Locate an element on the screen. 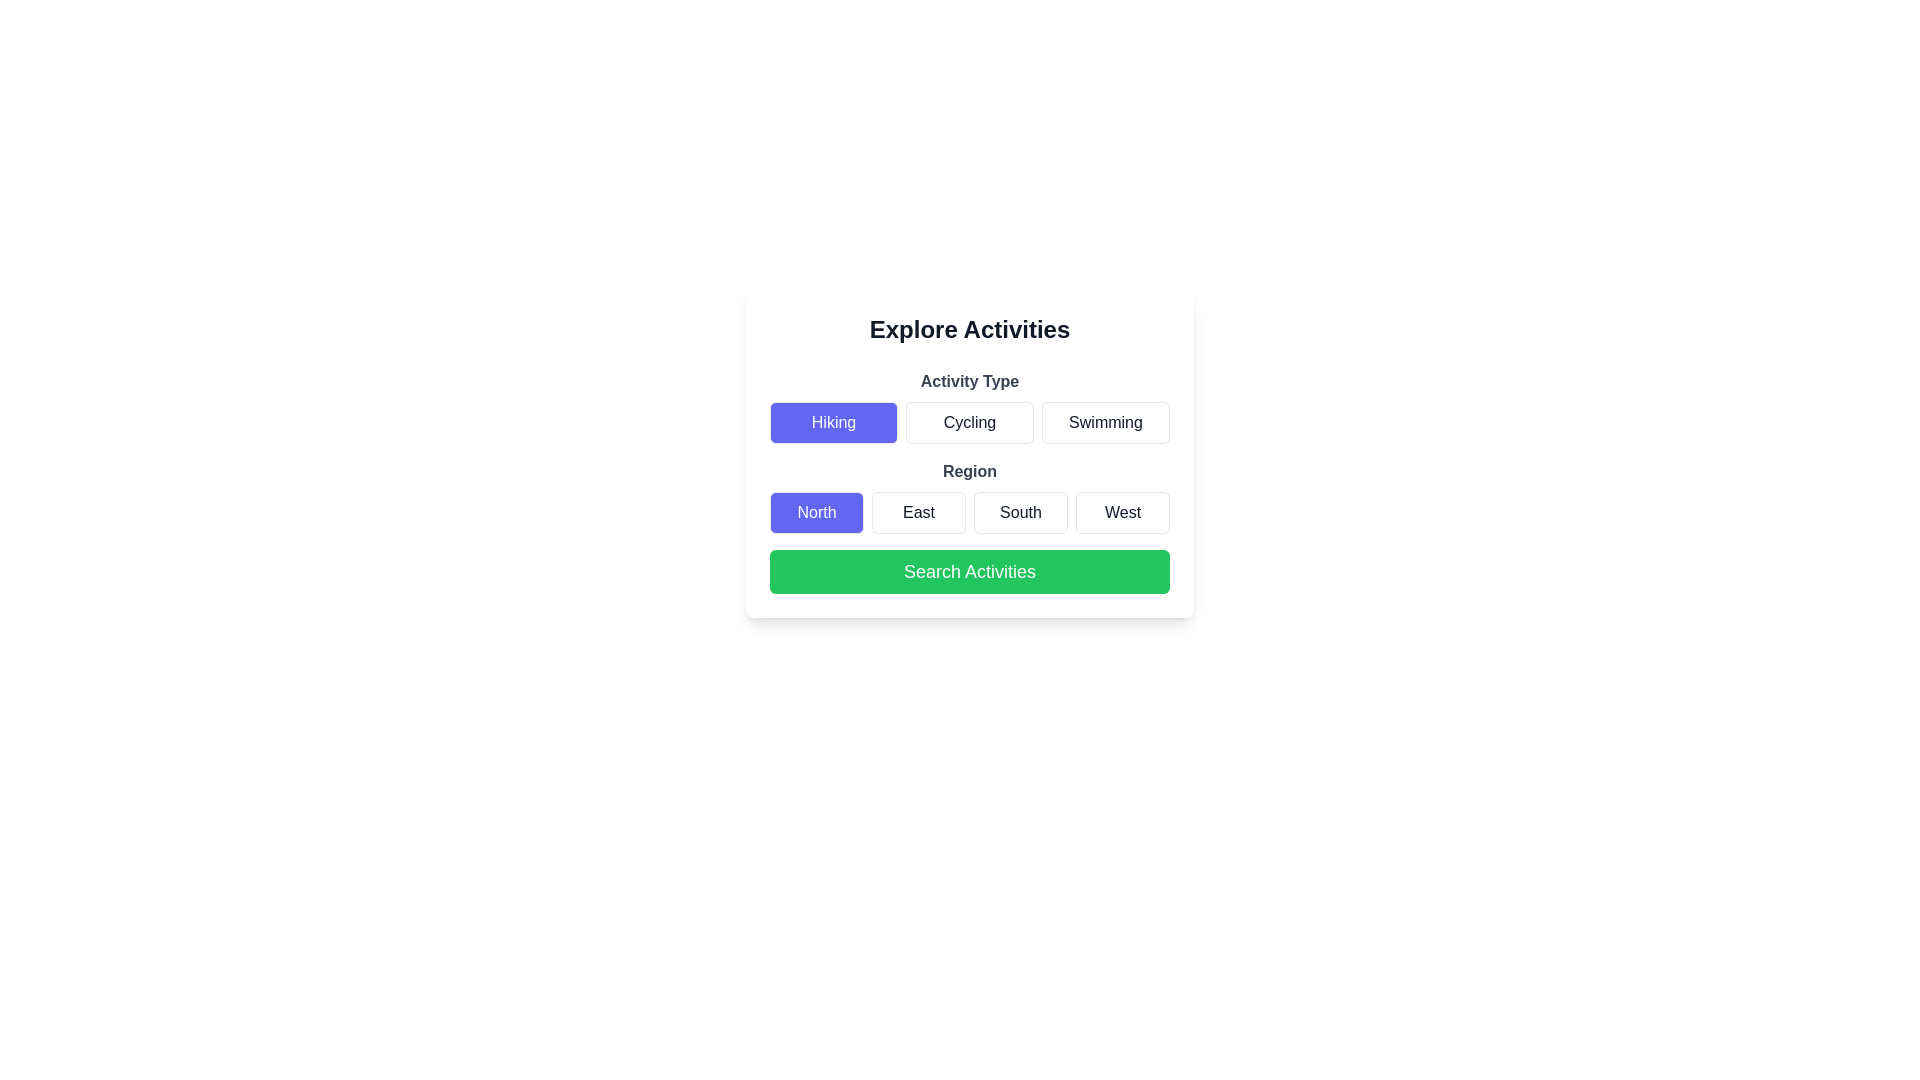  the 'Hiking' activity type button located at the top left of the 'Activity Type' section is located at coordinates (834, 422).